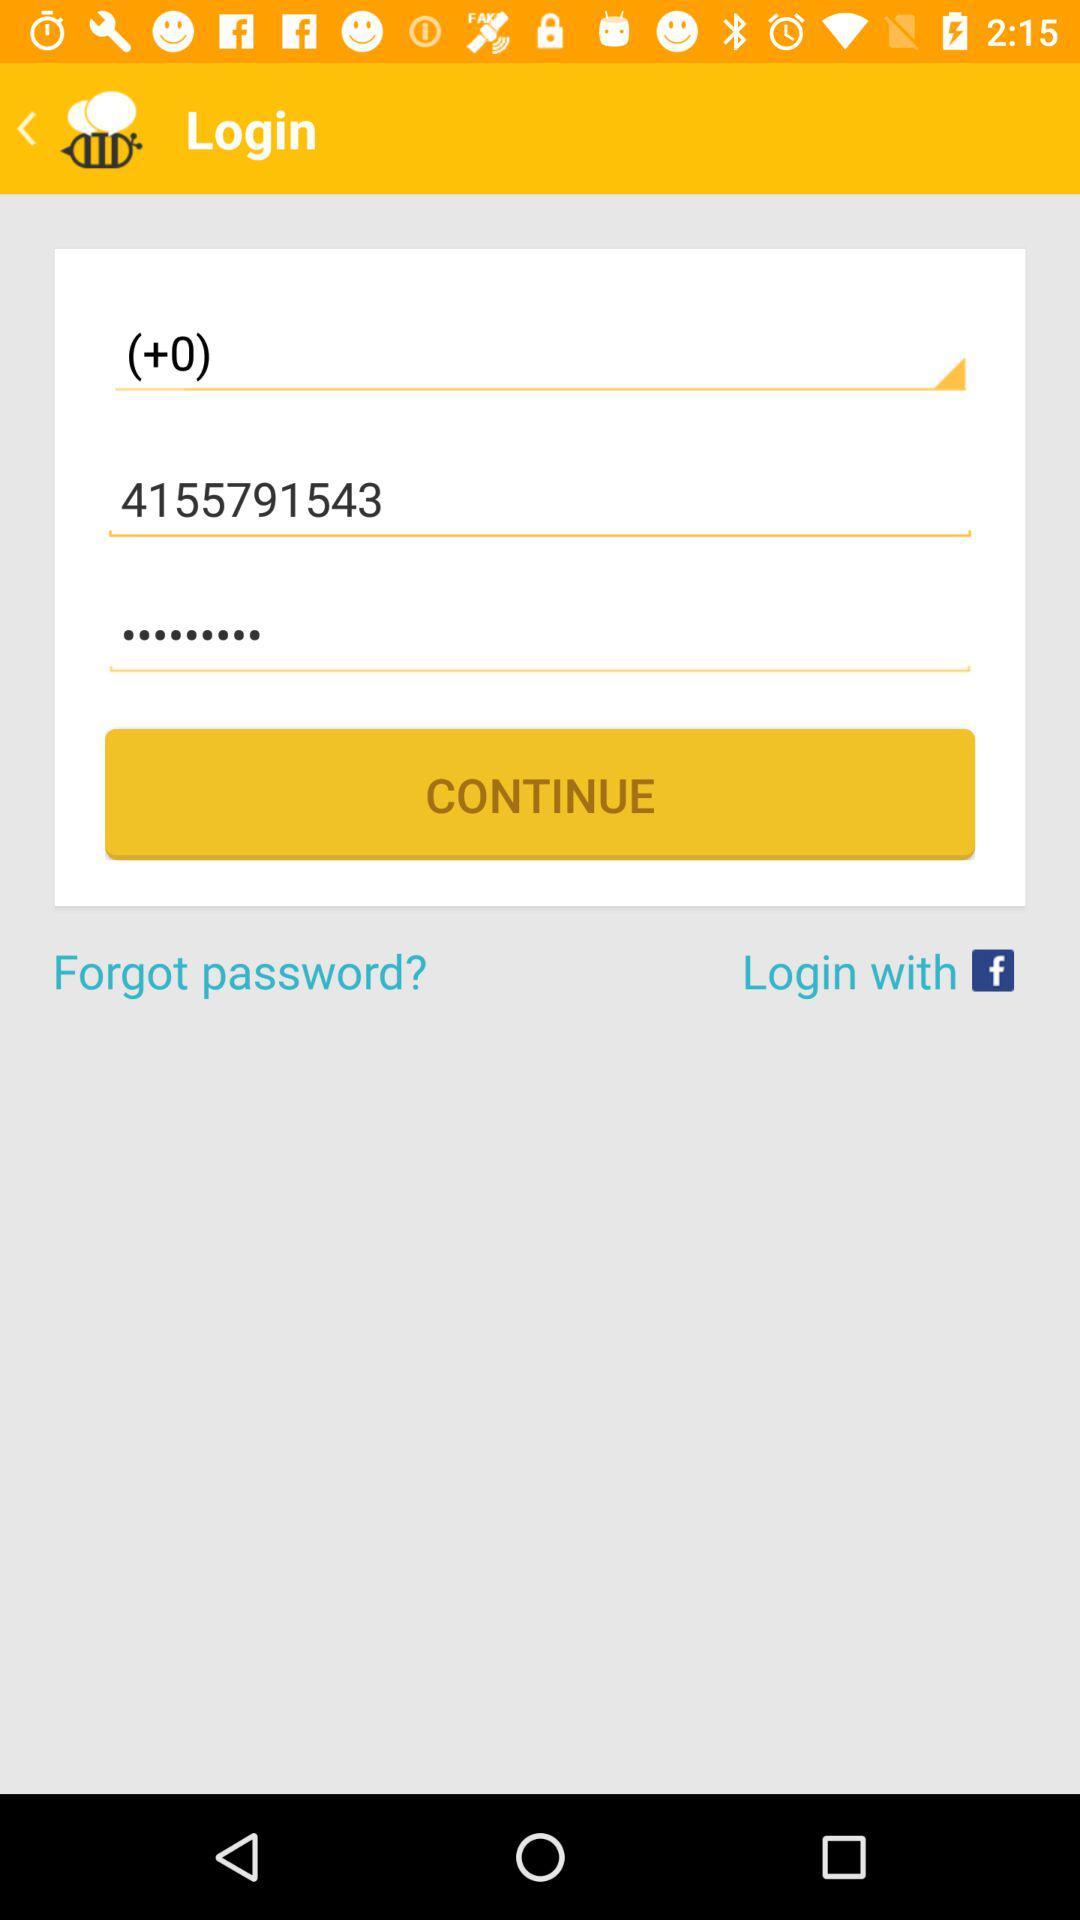 This screenshot has width=1080, height=1920. Describe the element at coordinates (296, 970) in the screenshot. I see `the icon below continue item` at that location.